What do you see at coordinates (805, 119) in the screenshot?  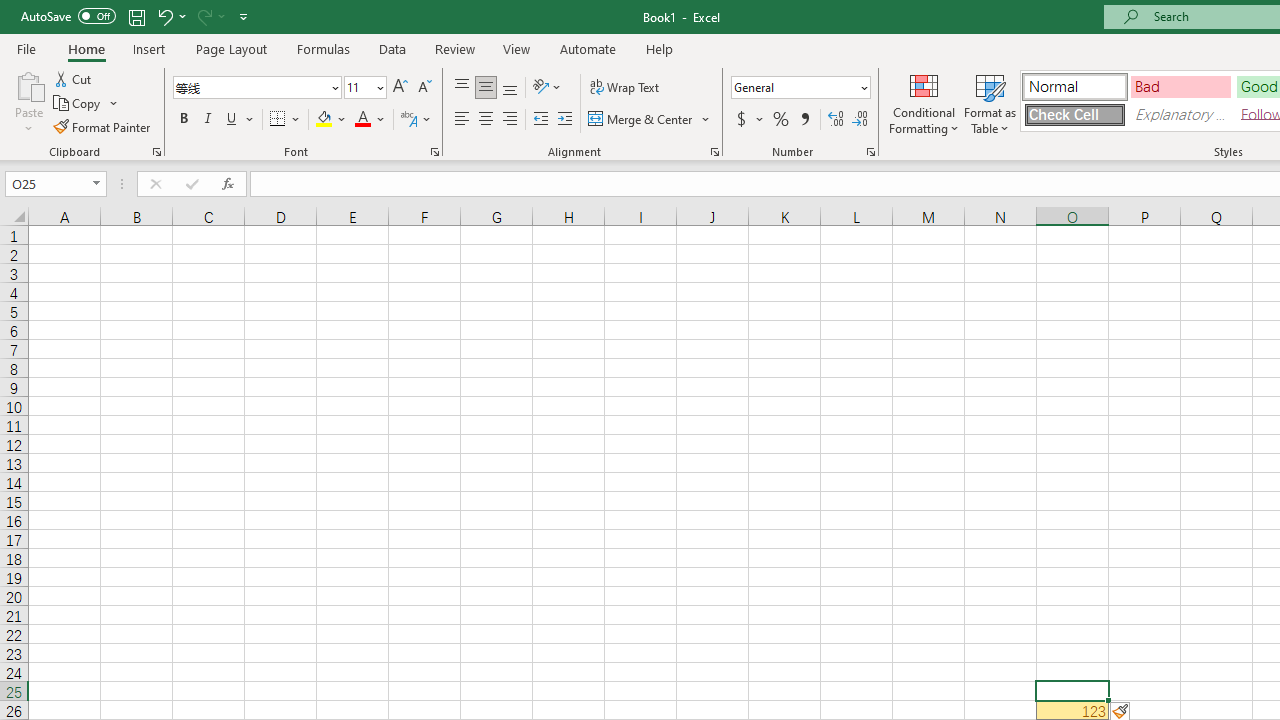 I see `'Comma Style'` at bounding box center [805, 119].